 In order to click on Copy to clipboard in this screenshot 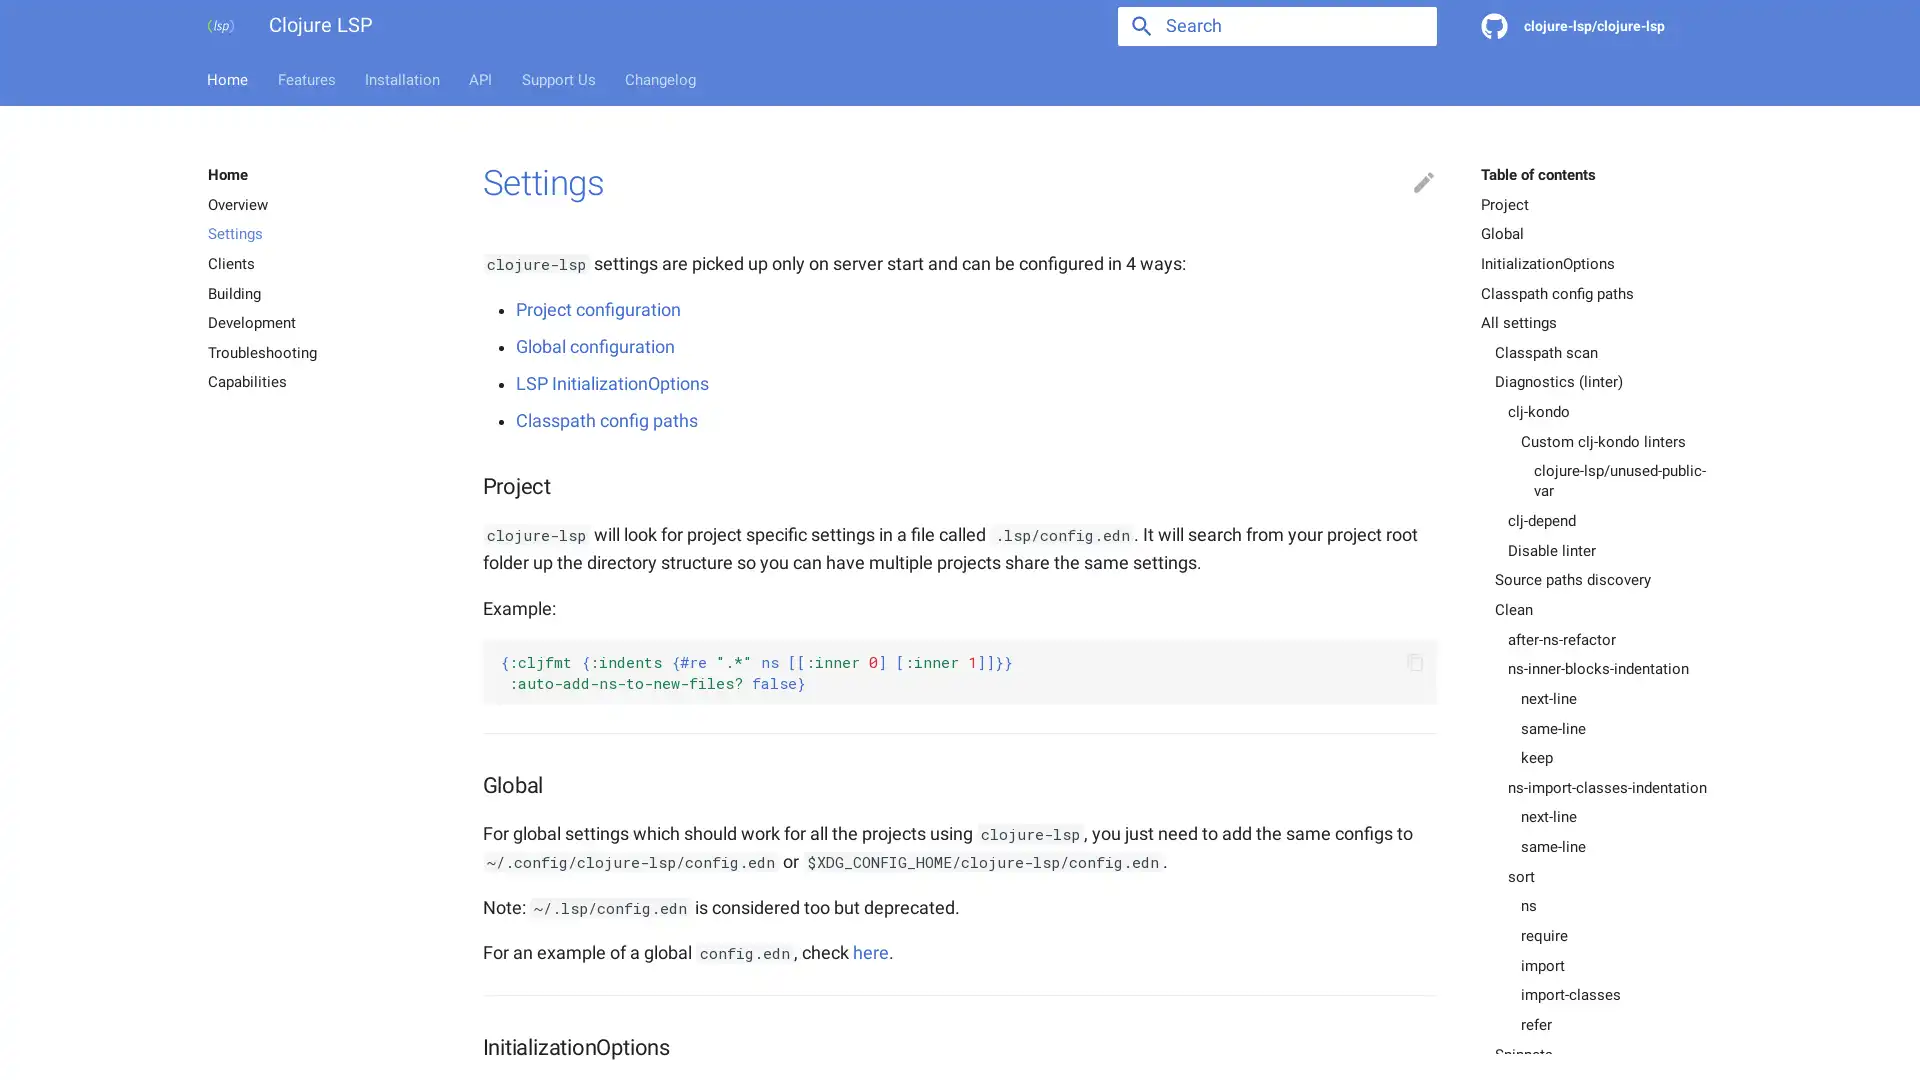, I will do `click(1414, 662)`.